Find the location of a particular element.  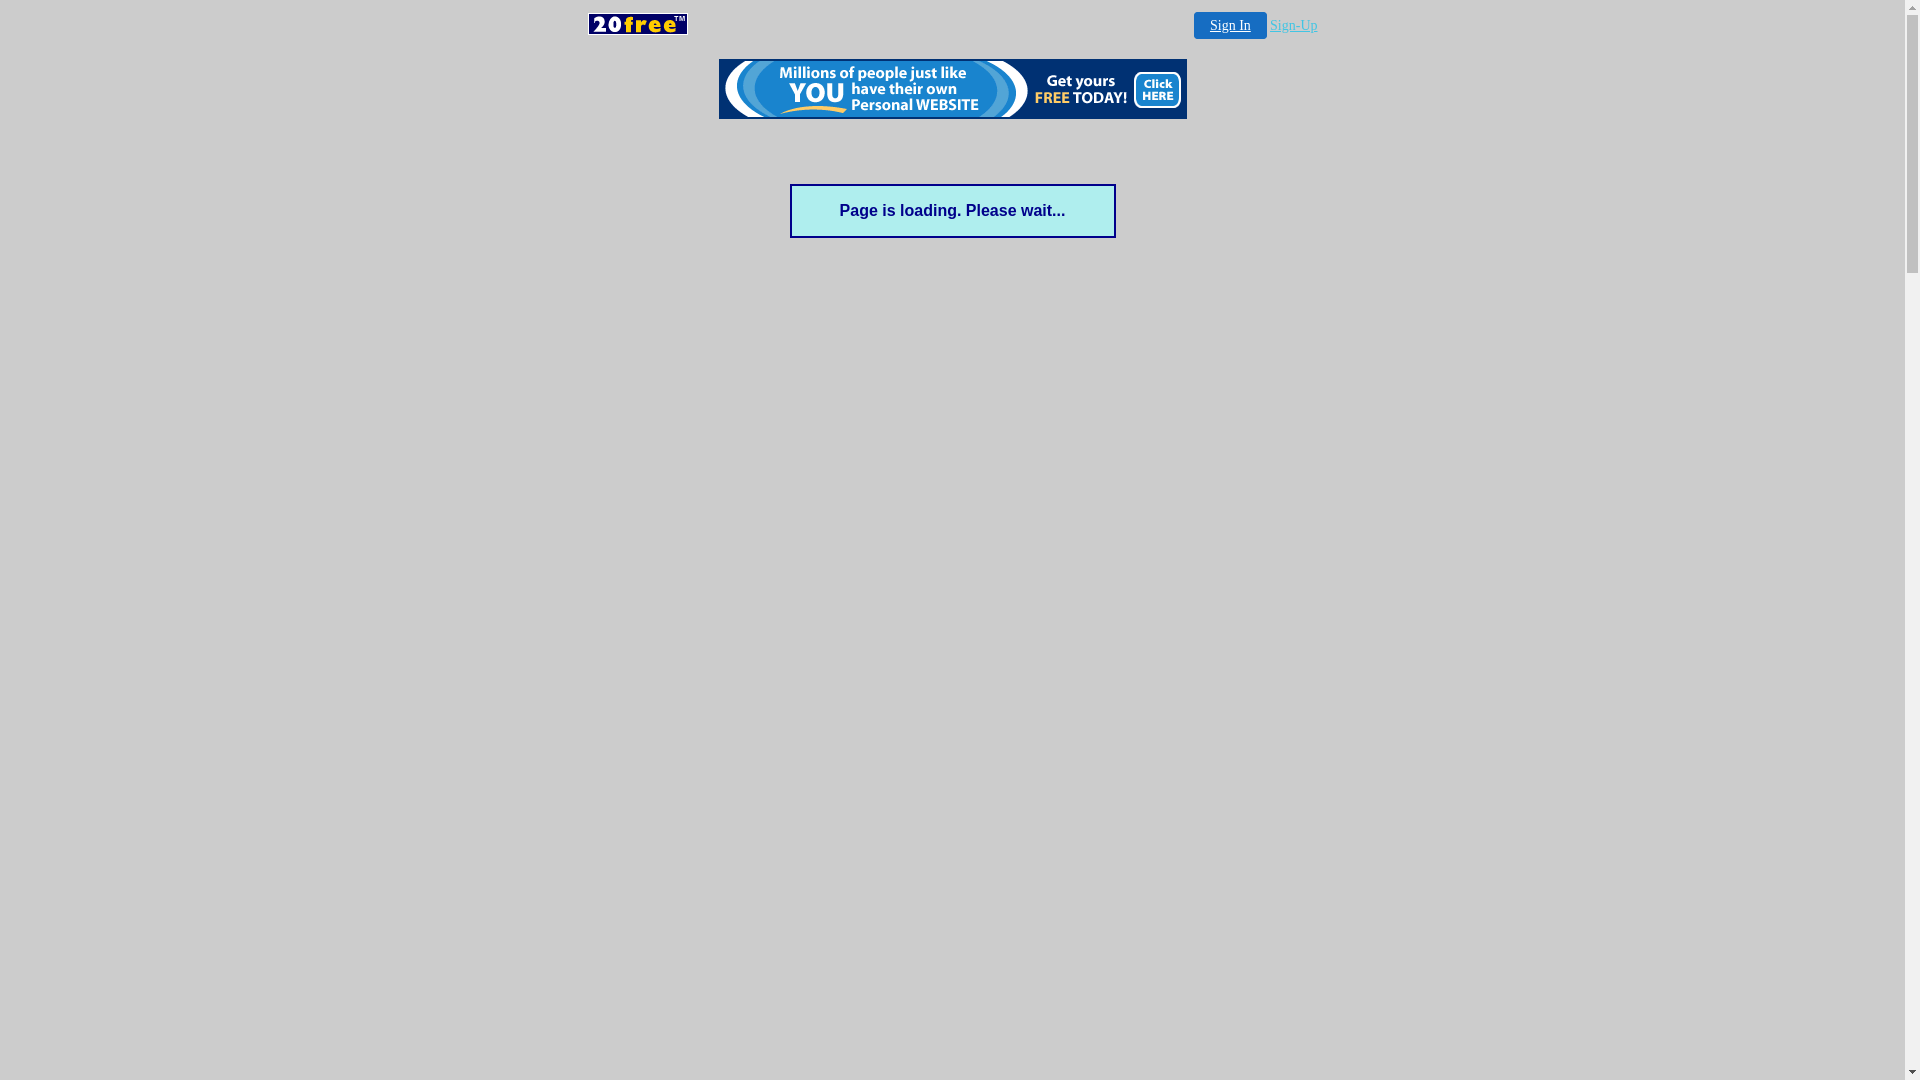

'Sign-Up' is located at coordinates (1269, 25).